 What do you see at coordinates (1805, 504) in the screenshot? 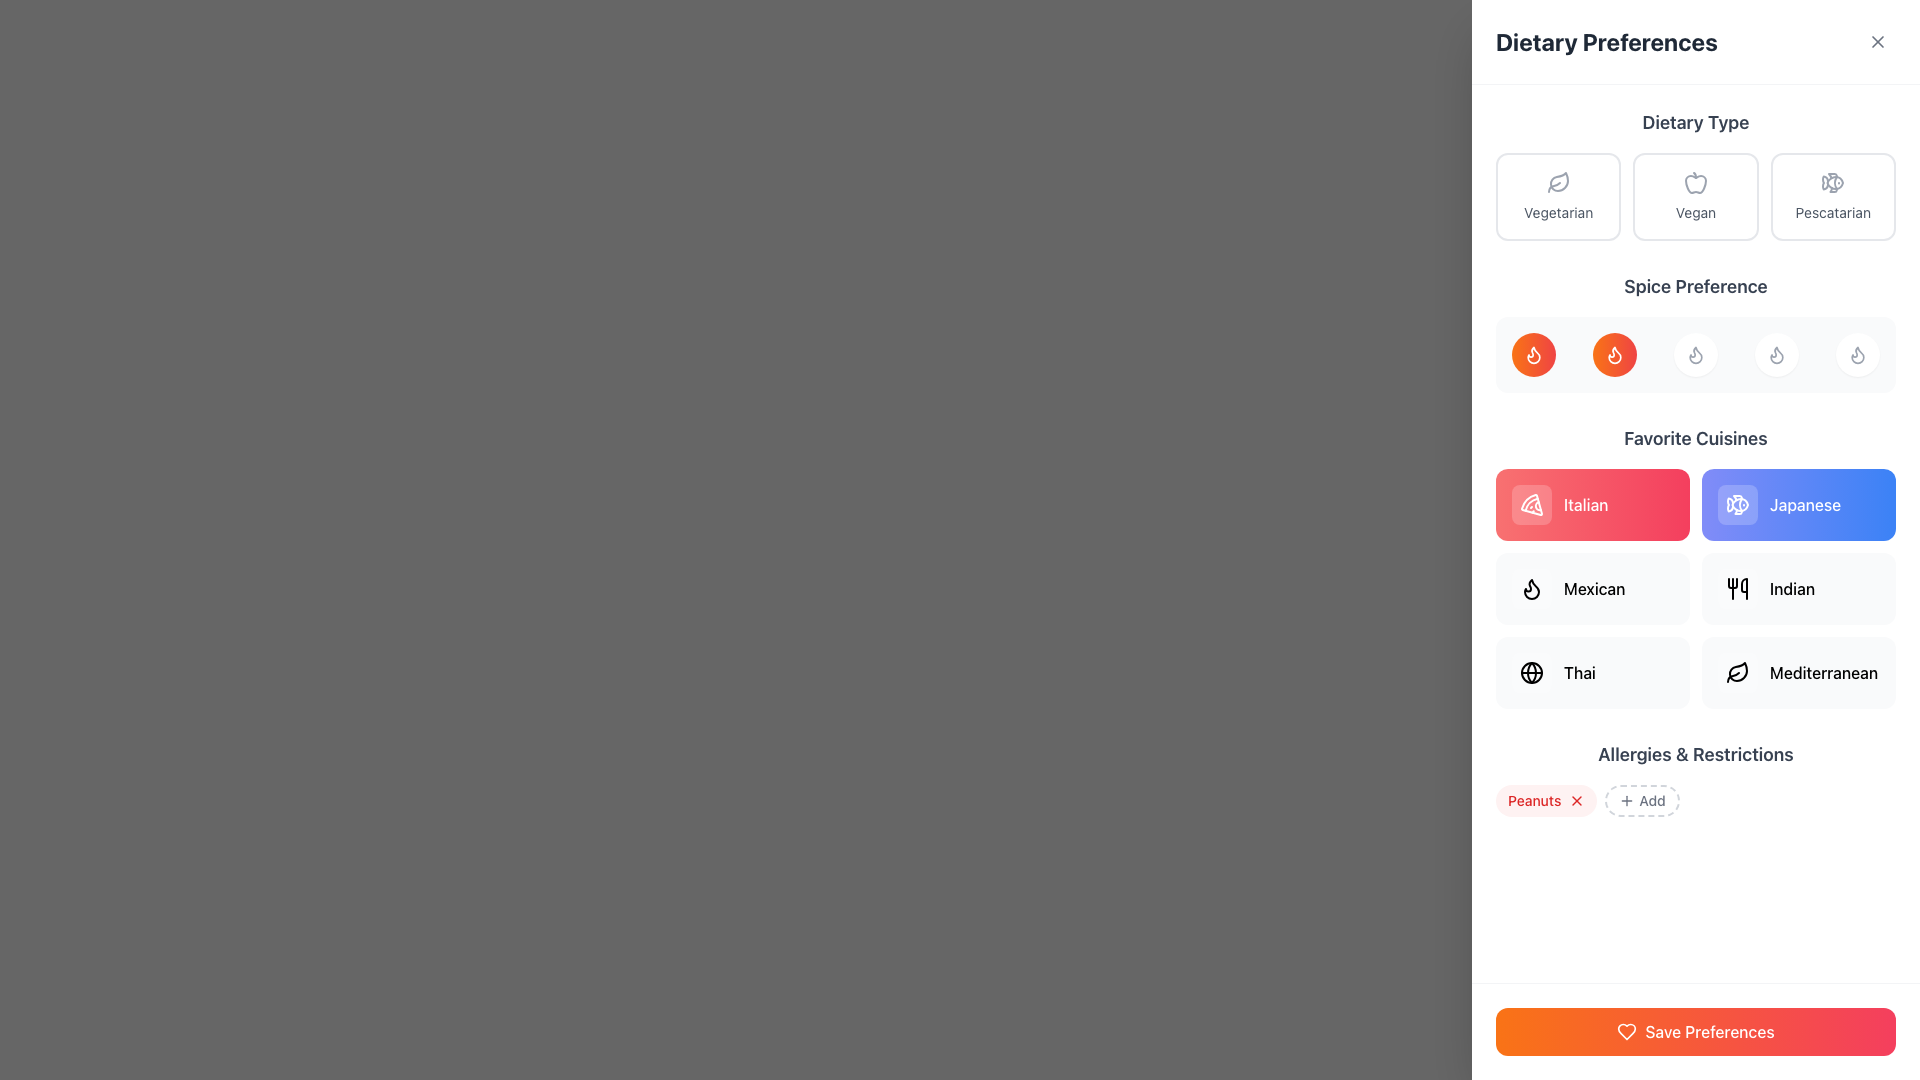
I see `the 'Japanese' cuisine text label` at bounding box center [1805, 504].